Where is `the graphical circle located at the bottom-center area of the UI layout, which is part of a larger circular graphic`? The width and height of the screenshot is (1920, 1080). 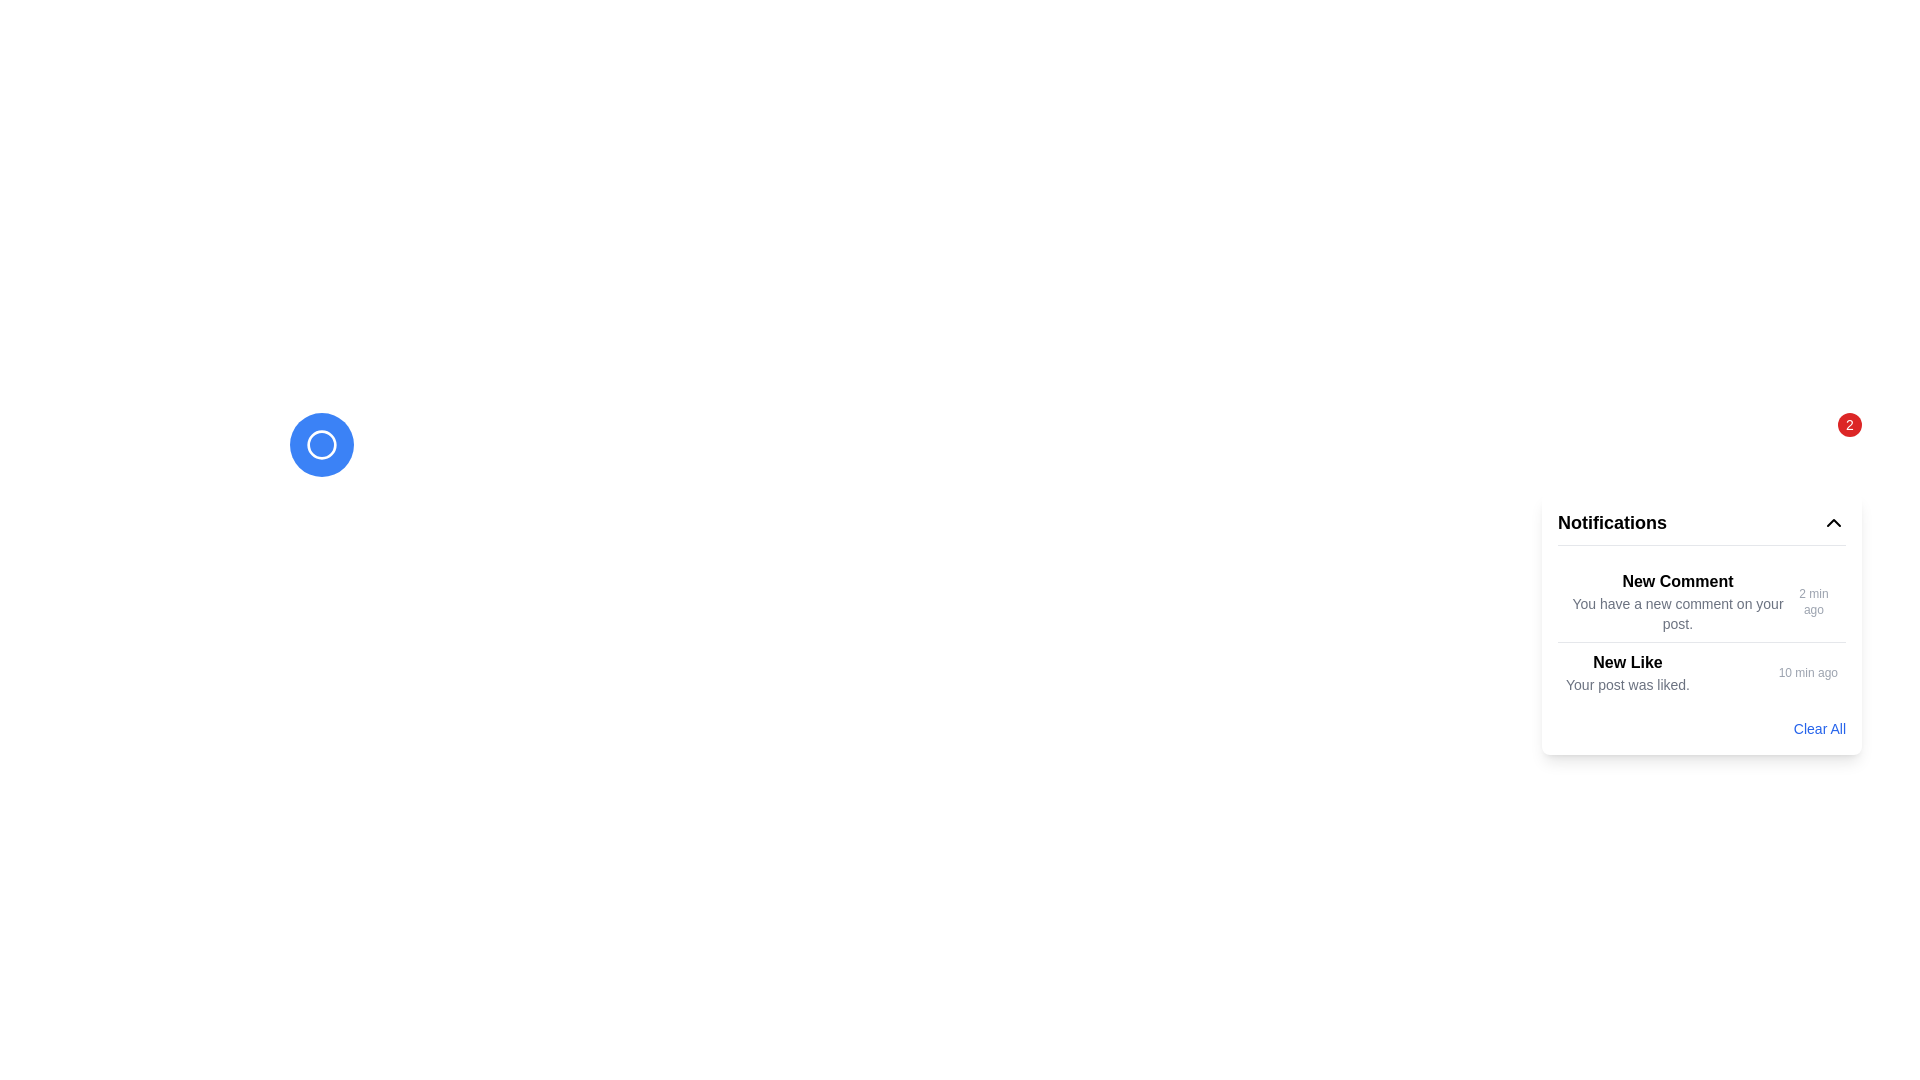 the graphical circle located at the bottom-center area of the UI layout, which is part of a larger circular graphic is located at coordinates (321, 443).